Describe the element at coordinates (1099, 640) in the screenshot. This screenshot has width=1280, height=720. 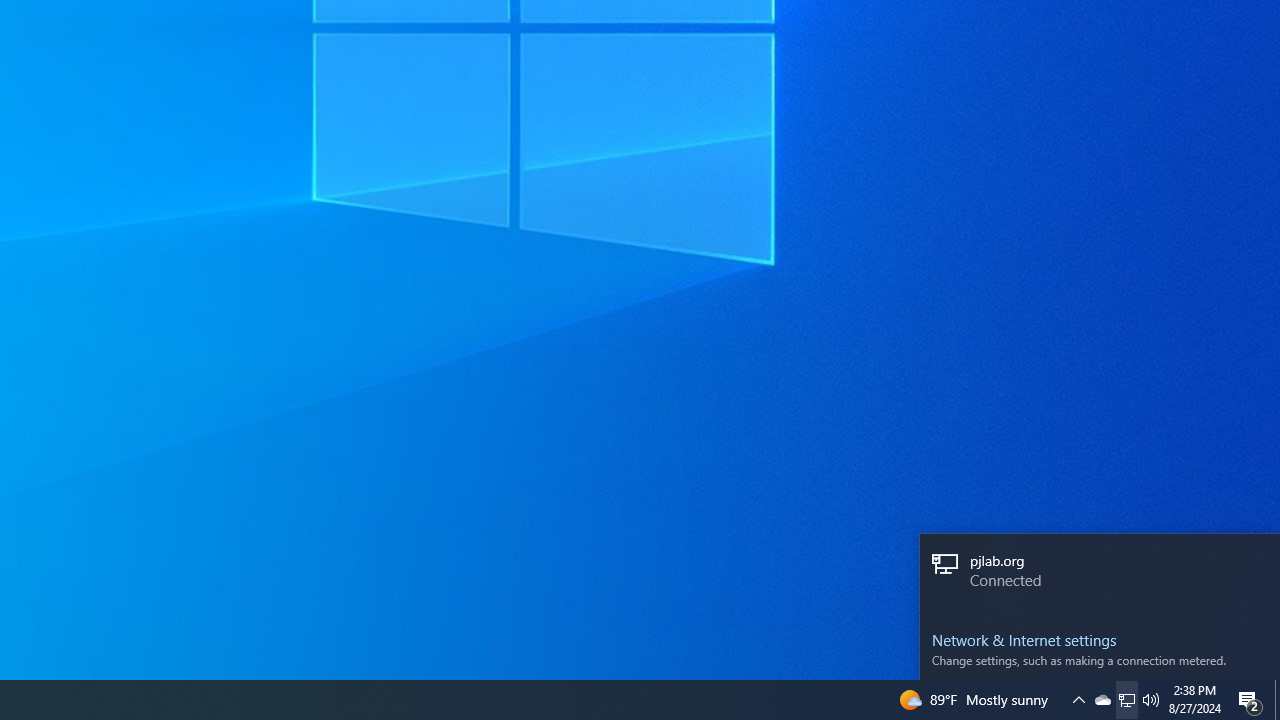
I see `'Network & Internet settings'` at that location.